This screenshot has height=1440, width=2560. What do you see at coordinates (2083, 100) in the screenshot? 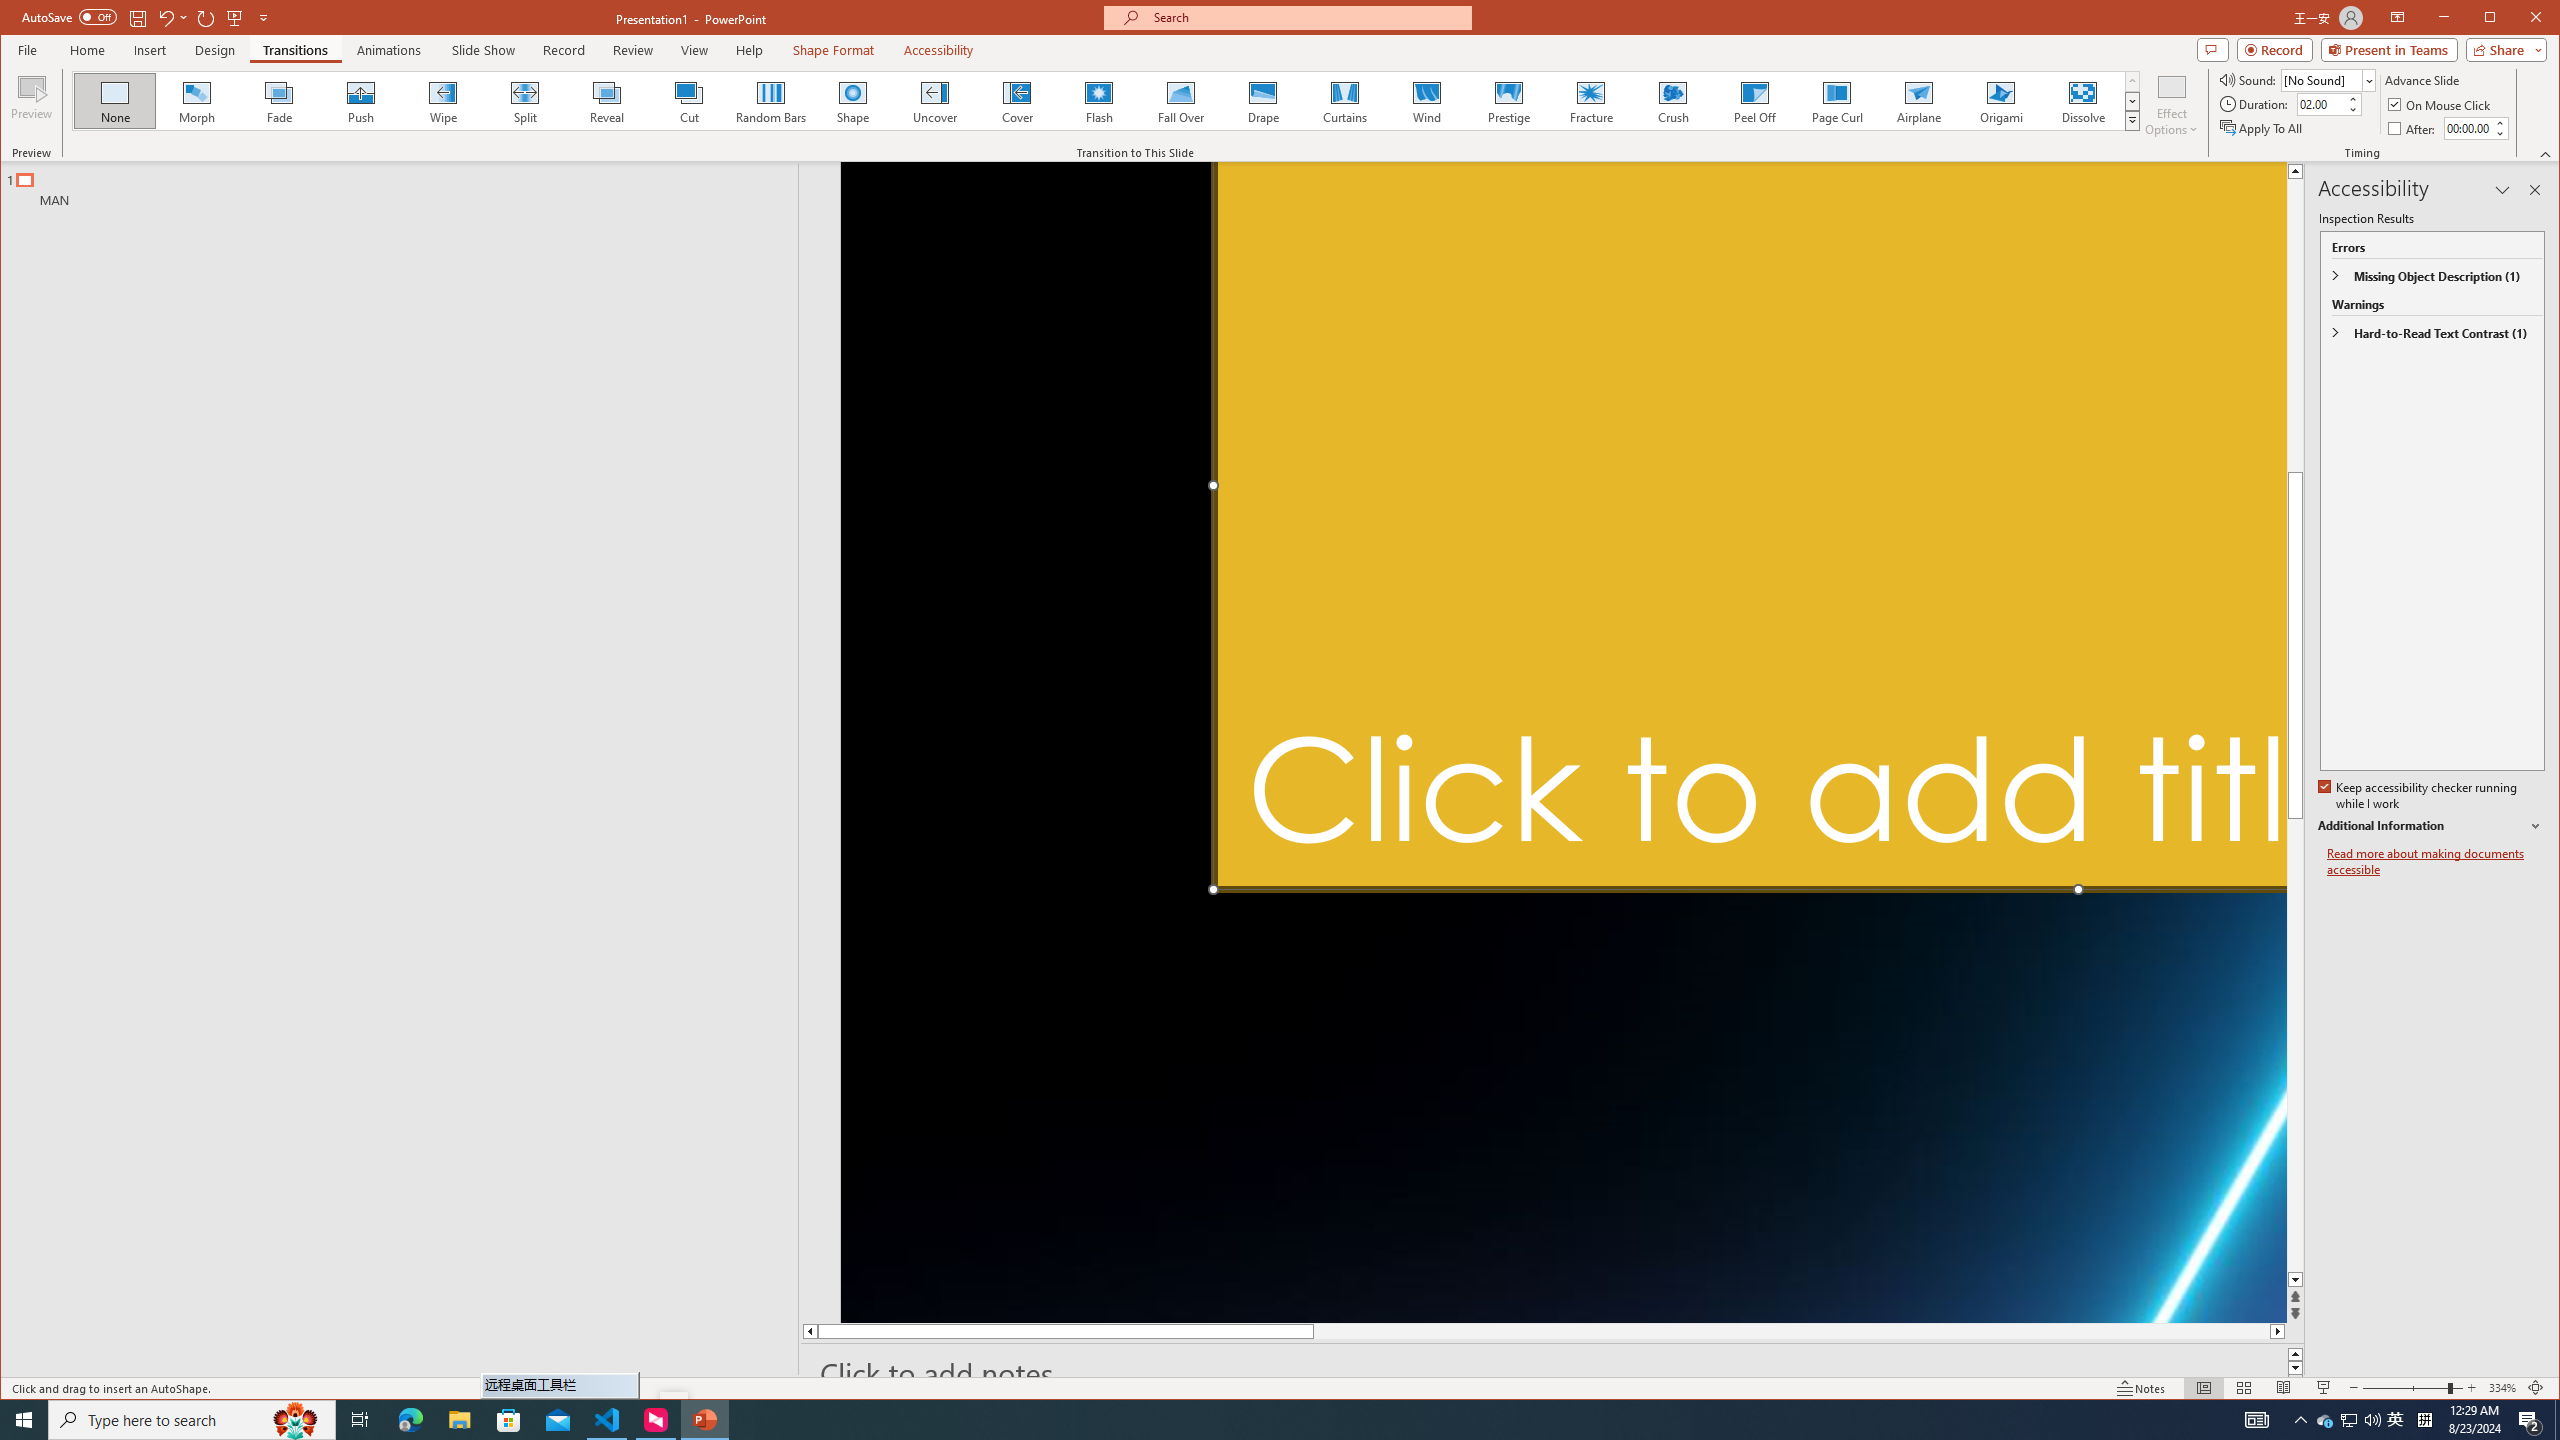
I see `'Dissolve'` at bounding box center [2083, 100].